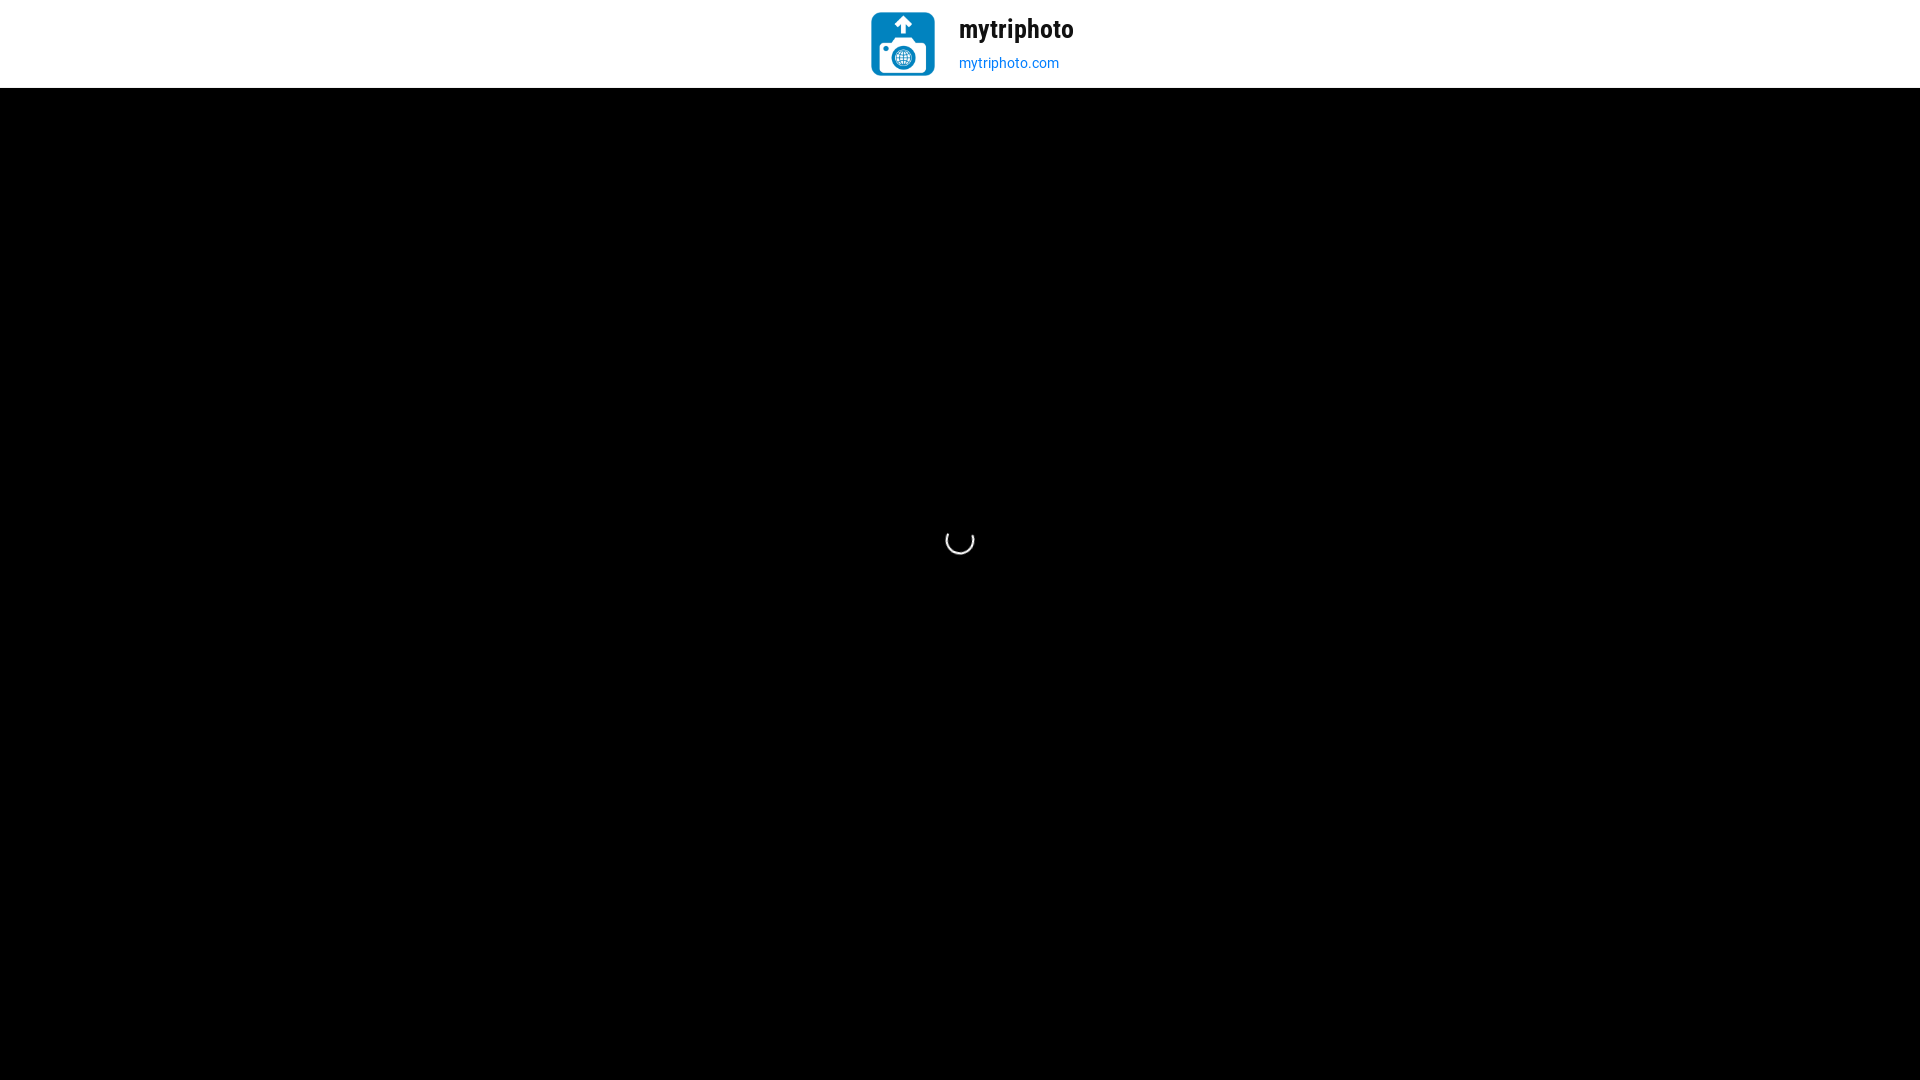 The width and height of the screenshot is (1920, 1080). What do you see at coordinates (1015, 62) in the screenshot?
I see `'mytriphoto.com'` at bounding box center [1015, 62].